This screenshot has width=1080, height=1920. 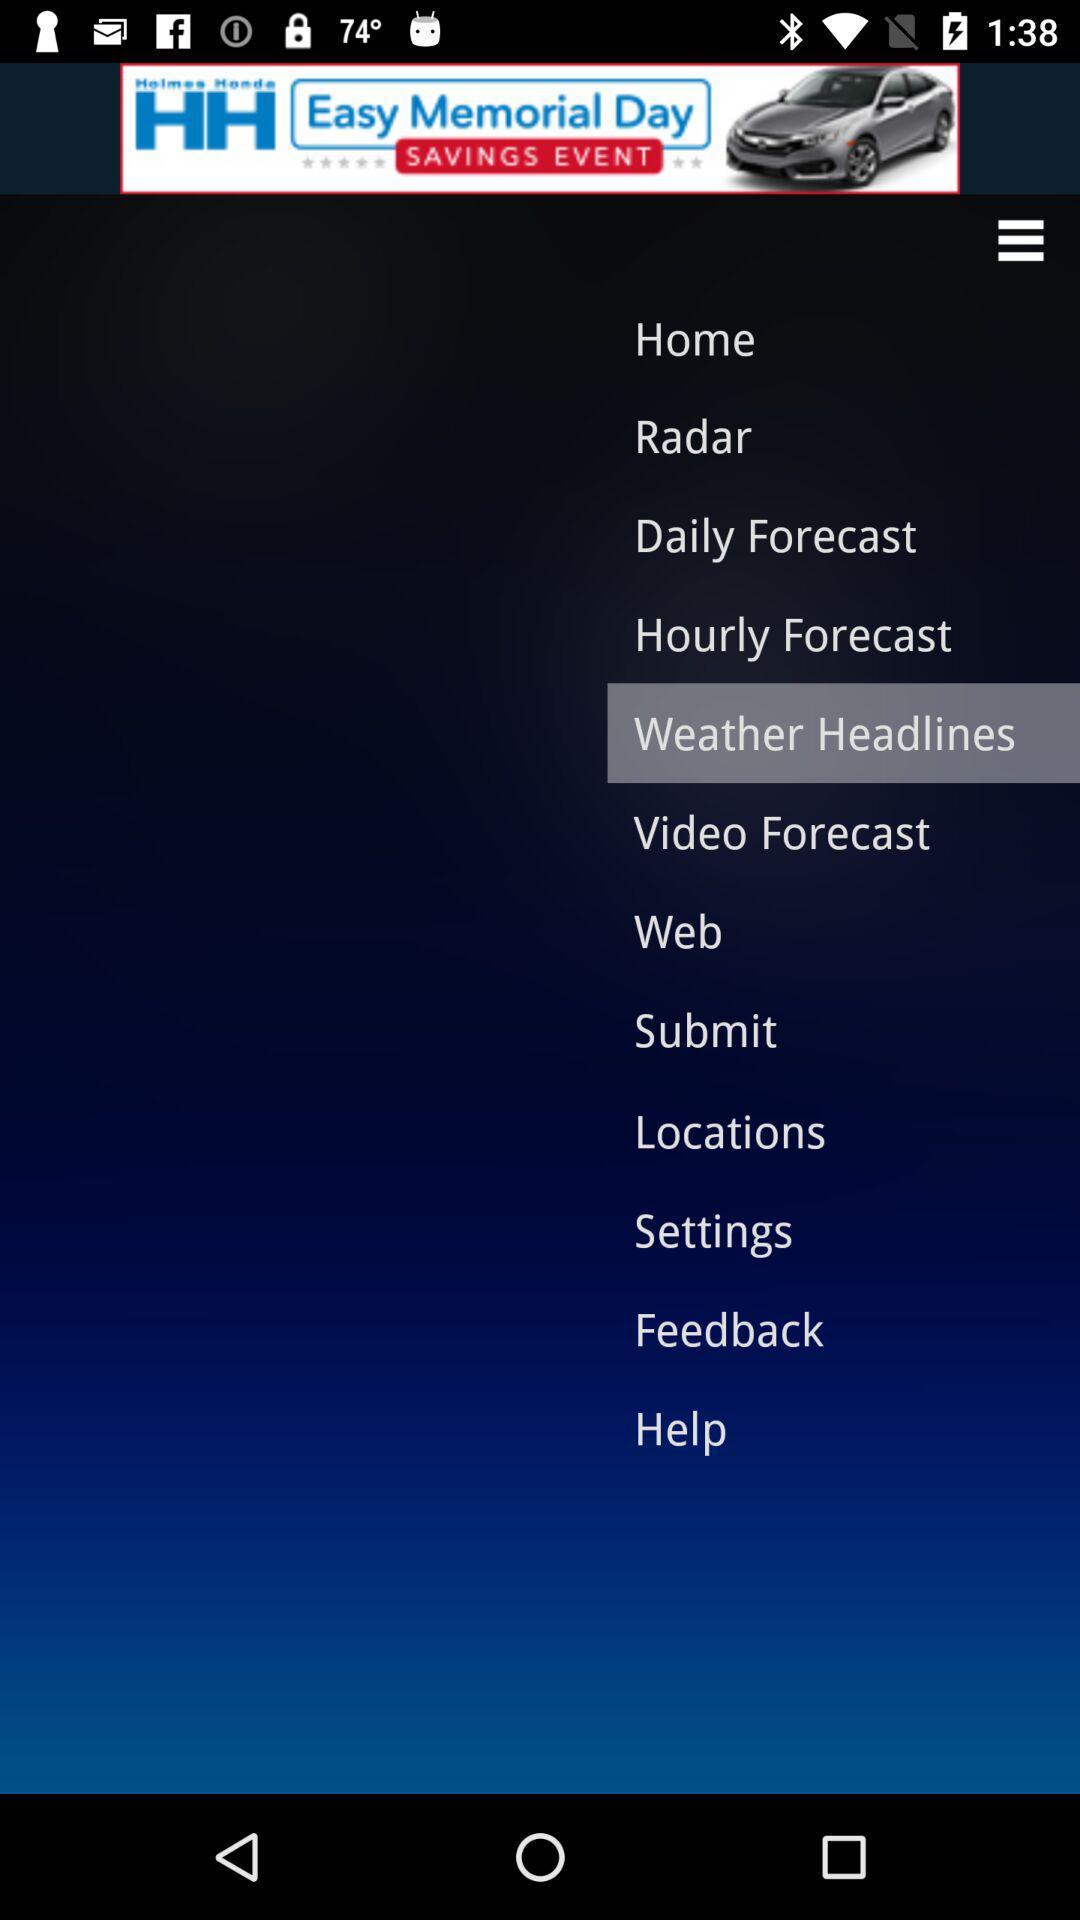 What do you see at coordinates (828, 1131) in the screenshot?
I see `locations item` at bounding box center [828, 1131].